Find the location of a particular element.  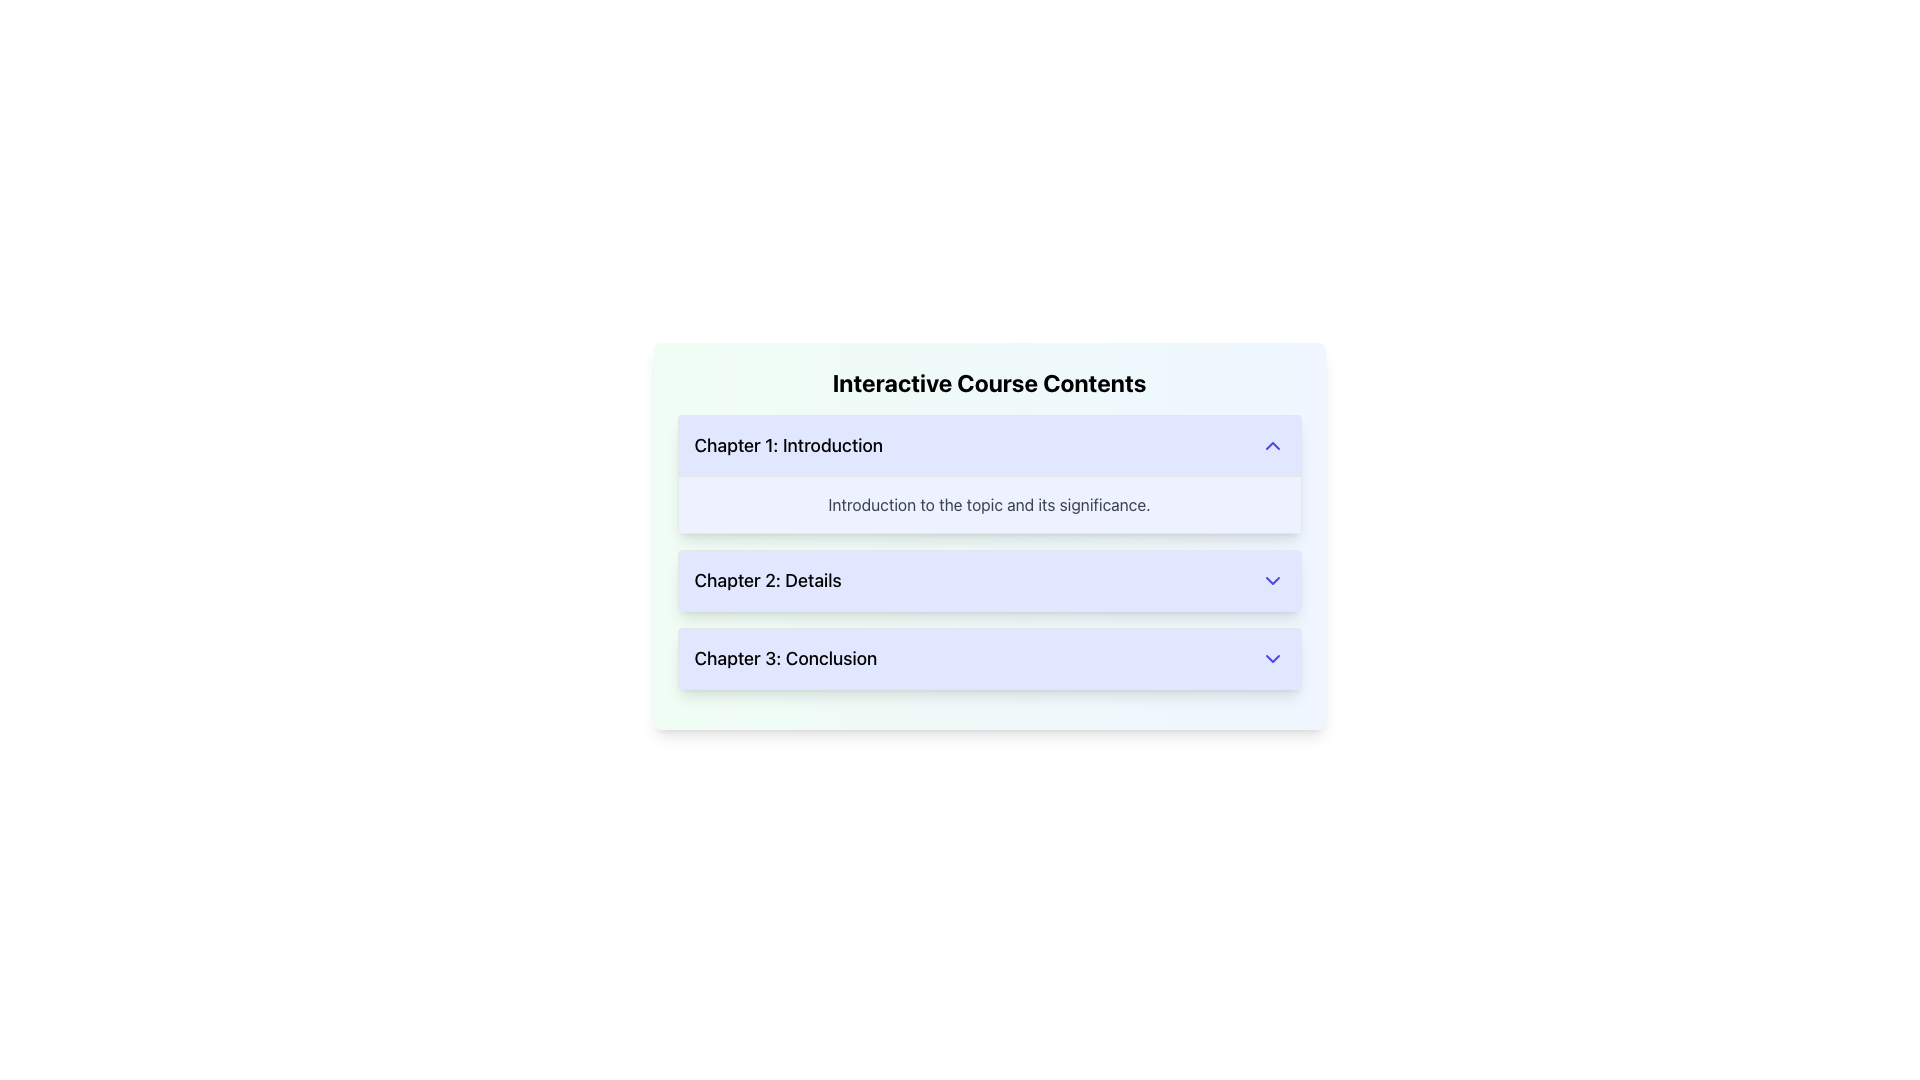

the small upward-facing chevron icon, which is indigo and located to the right of the 'Chapter 1: Introduction' text is located at coordinates (1271, 445).